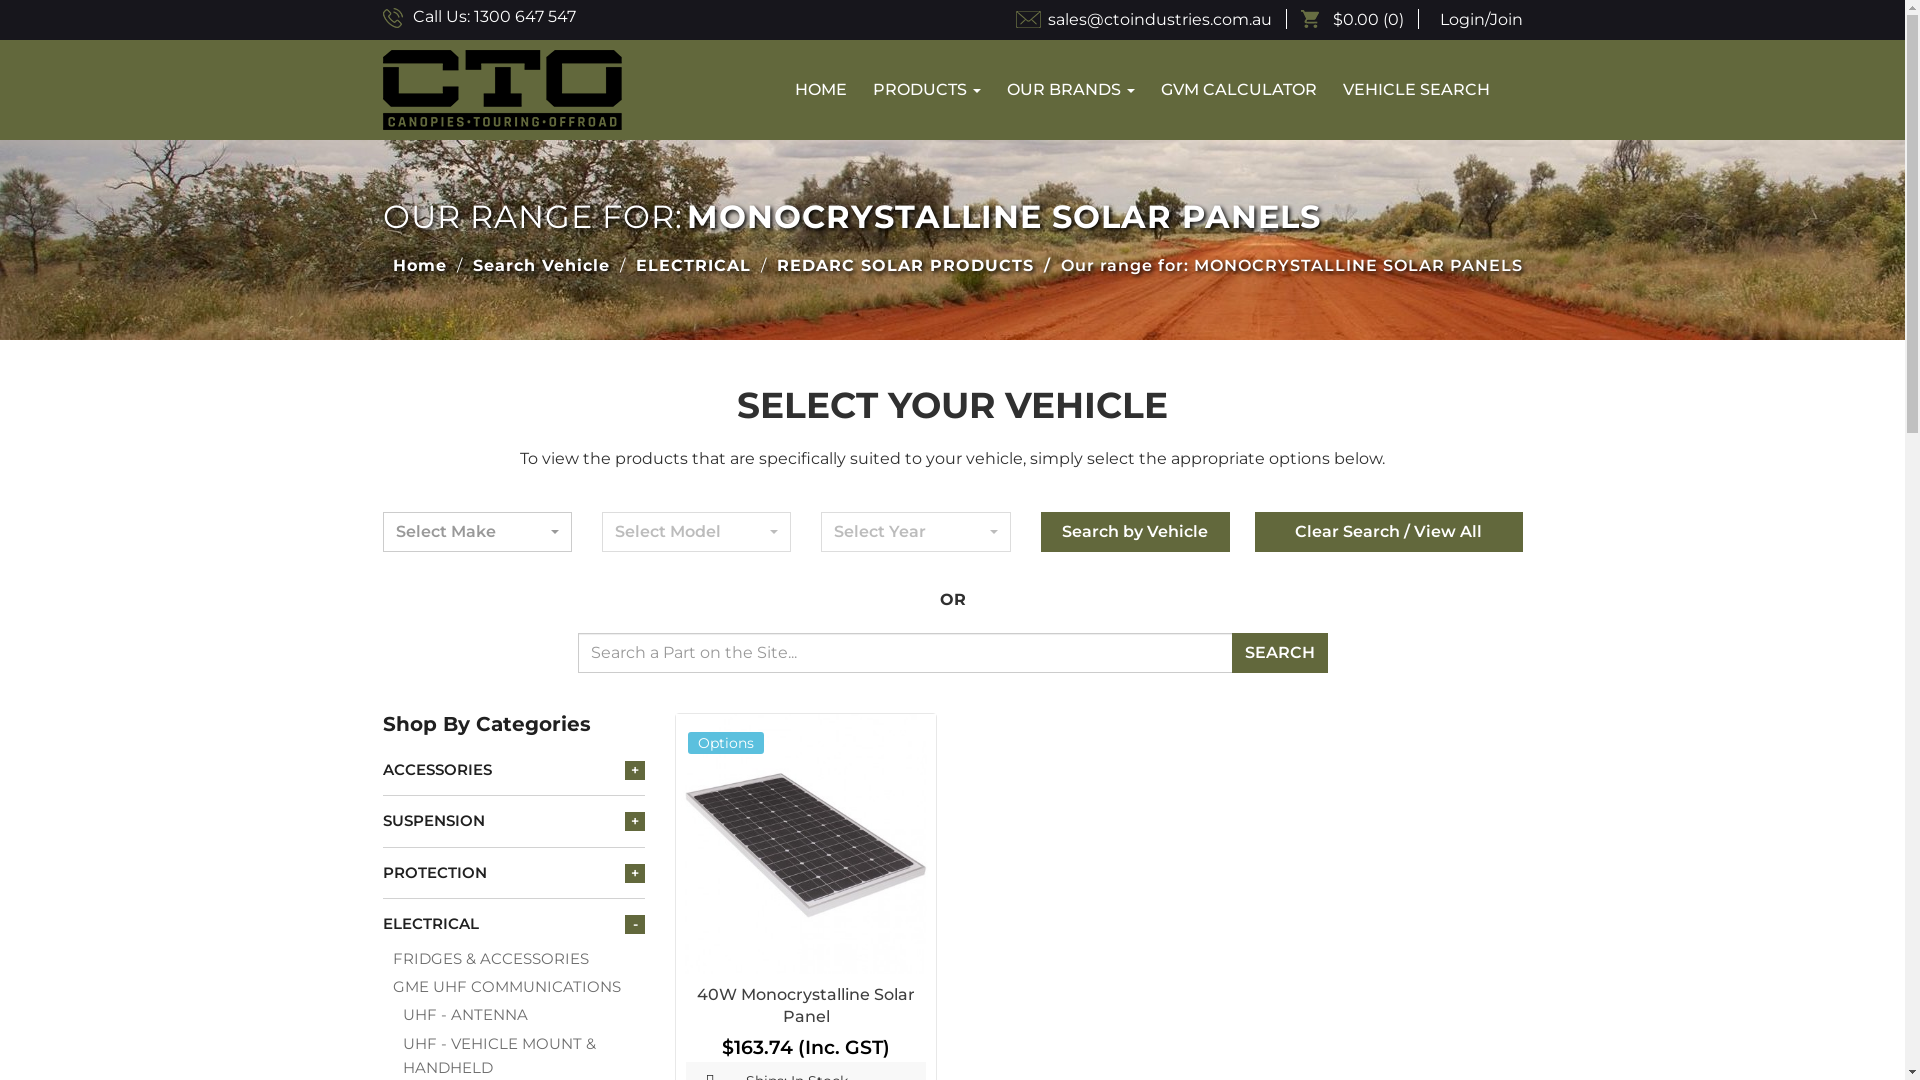 This screenshot has width=1920, height=1080. I want to click on 'HOME', so click(820, 88).